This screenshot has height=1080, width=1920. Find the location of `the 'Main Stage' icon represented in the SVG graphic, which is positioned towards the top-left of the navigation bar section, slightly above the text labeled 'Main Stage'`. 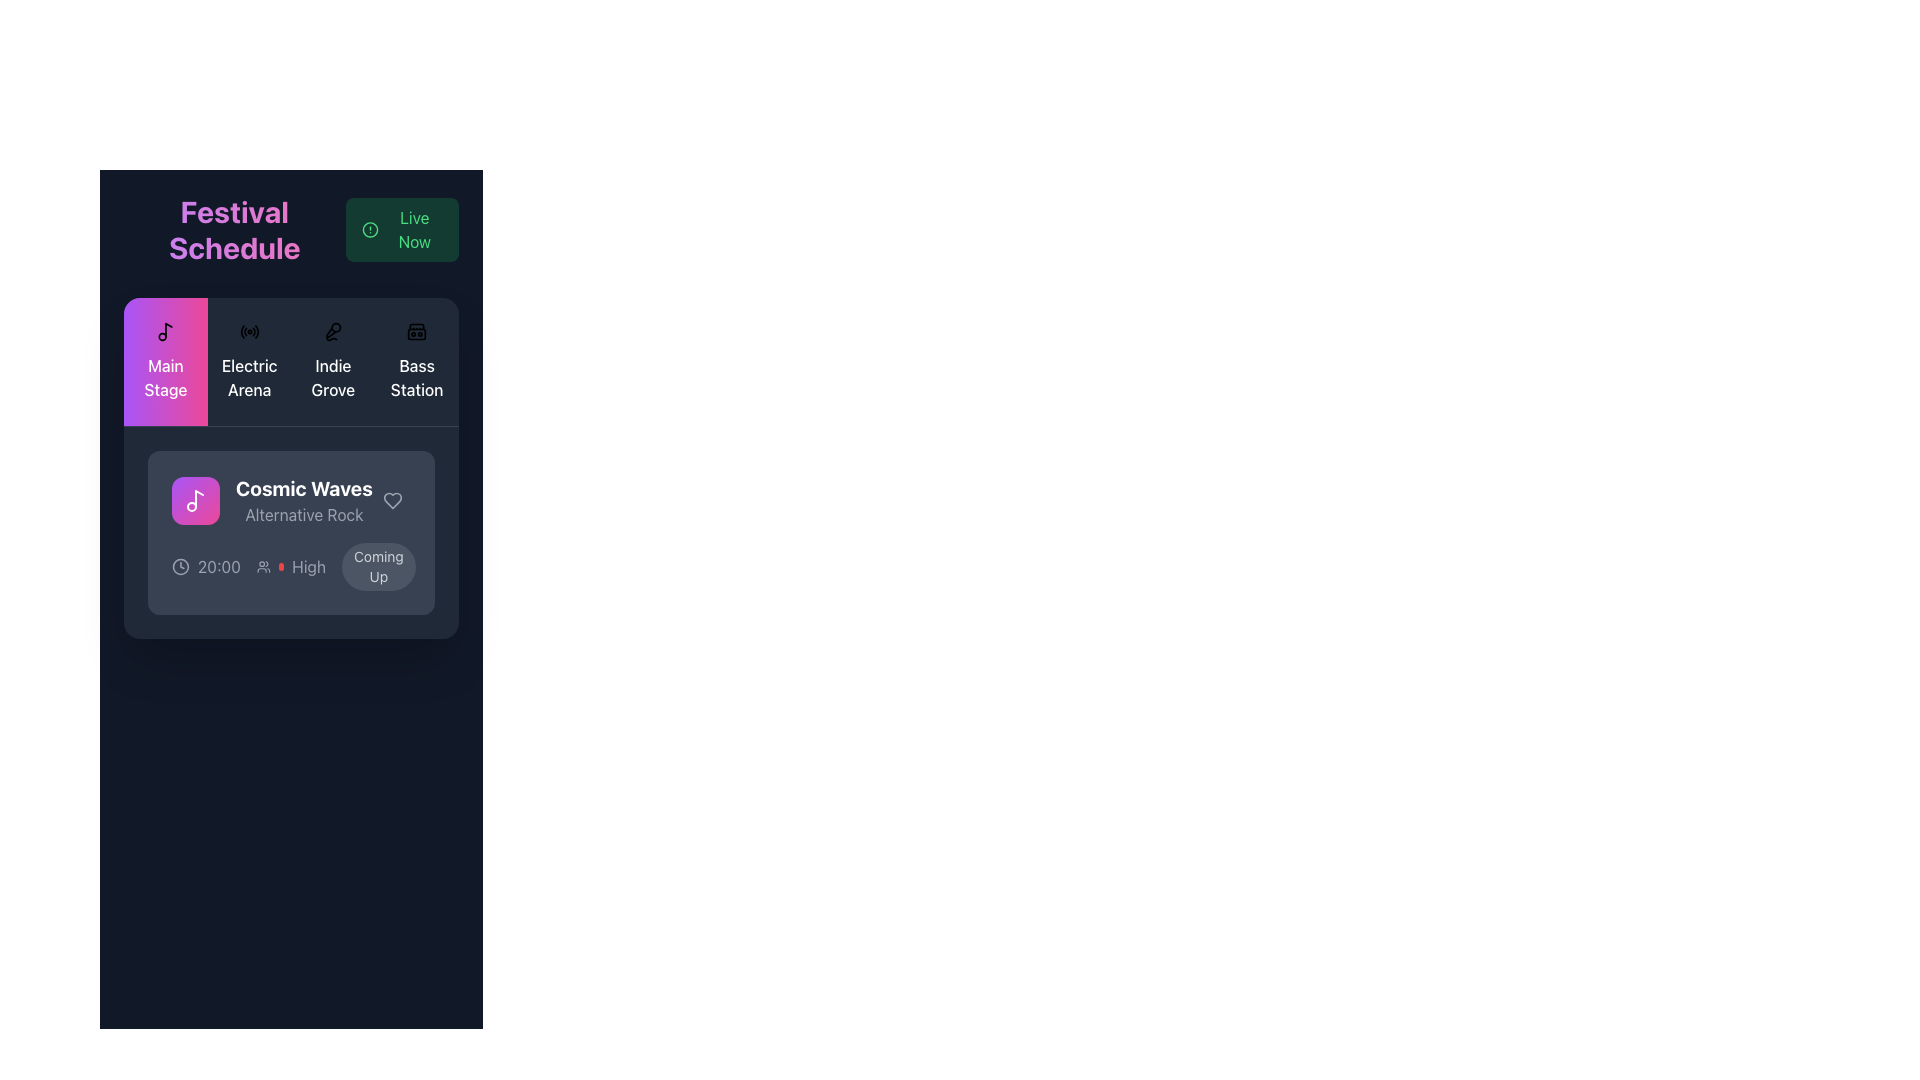

the 'Main Stage' icon represented in the SVG graphic, which is positioned towards the top-left of the navigation bar section, slightly above the text labeled 'Main Stage' is located at coordinates (168, 329).